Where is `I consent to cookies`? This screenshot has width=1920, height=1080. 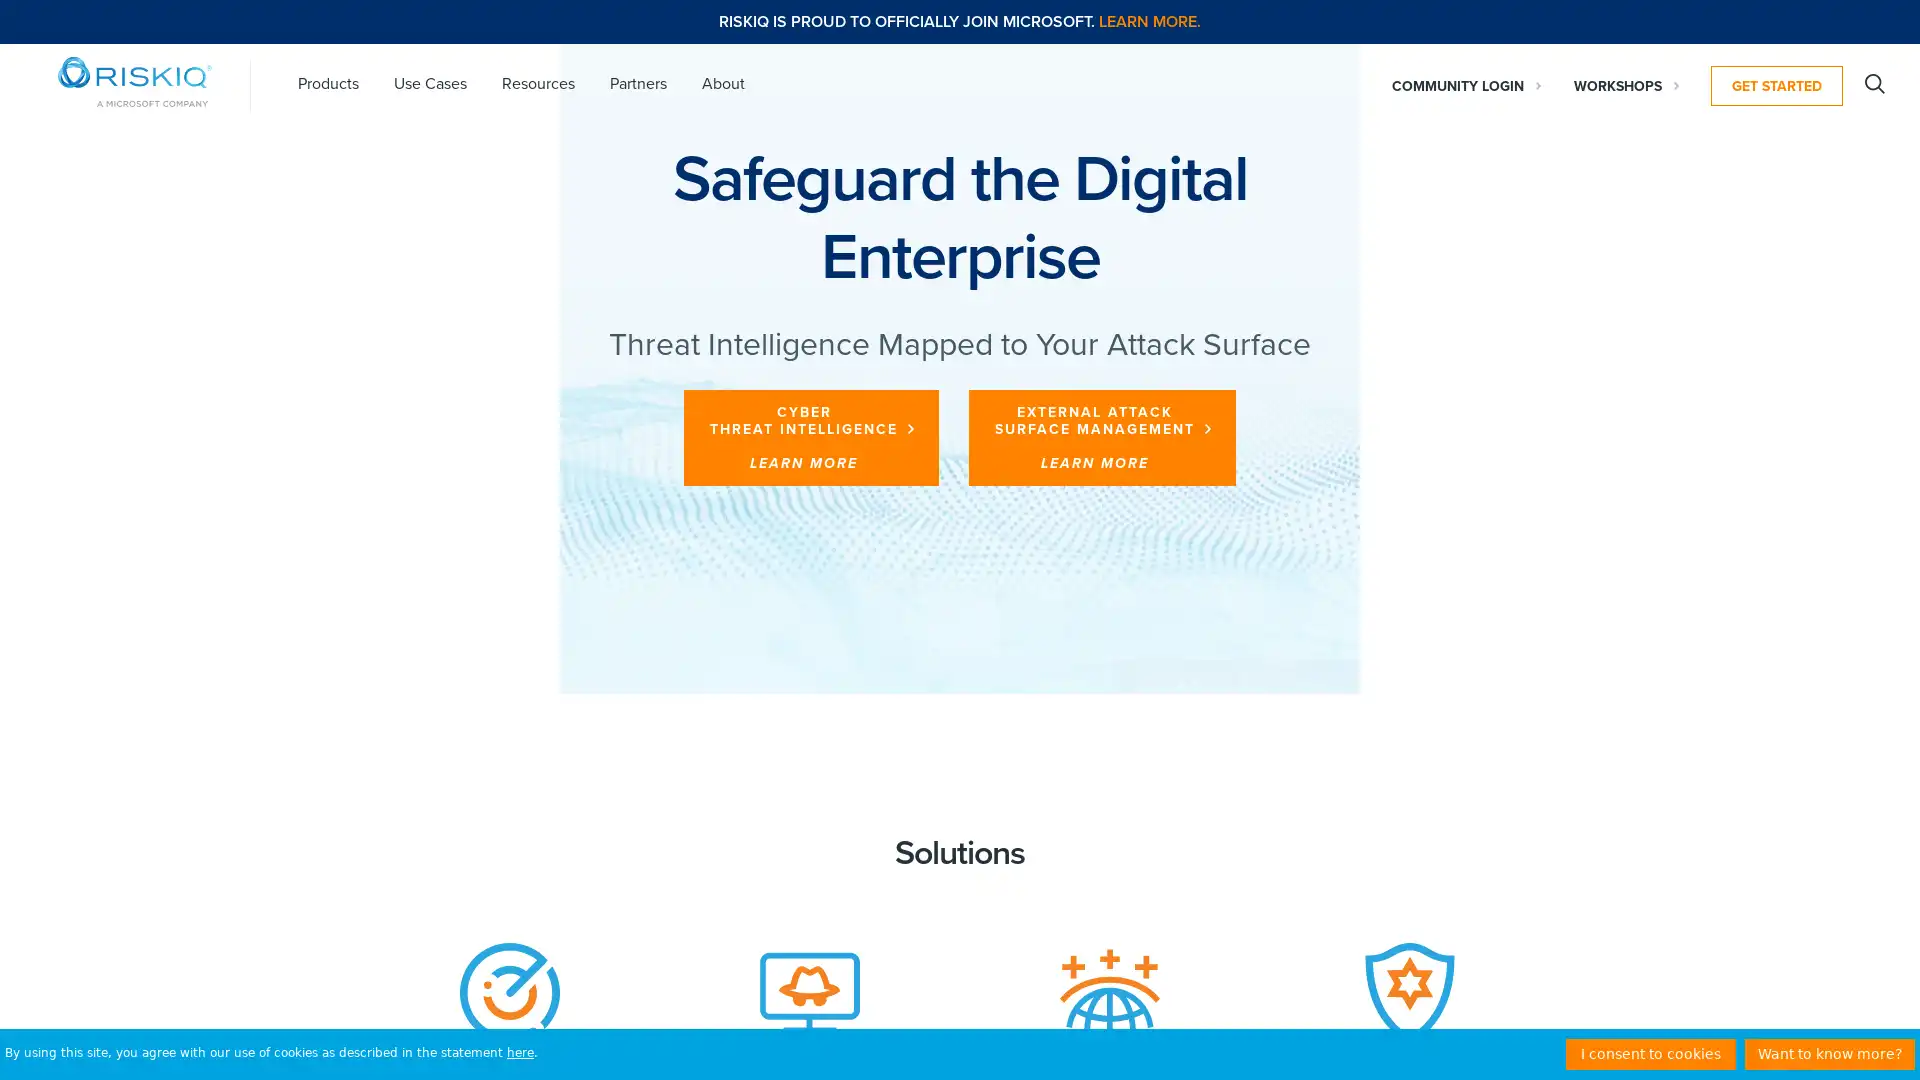
I consent to cookies is located at coordinates (1651, 1053).